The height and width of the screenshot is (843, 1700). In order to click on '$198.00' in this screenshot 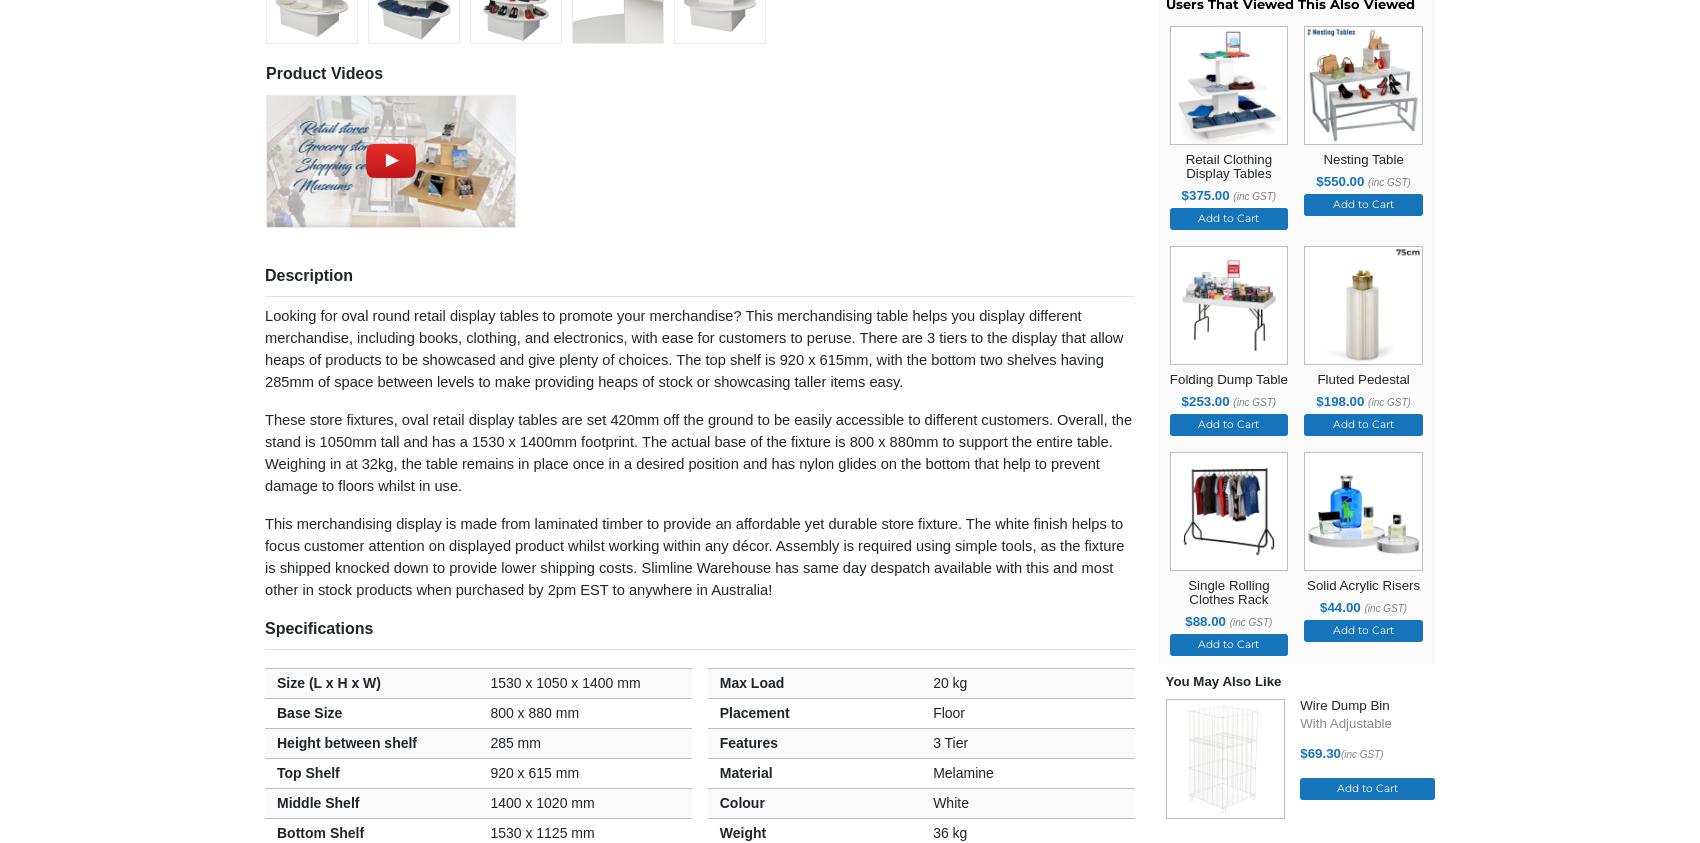, I will do `click(1341, 399)`.